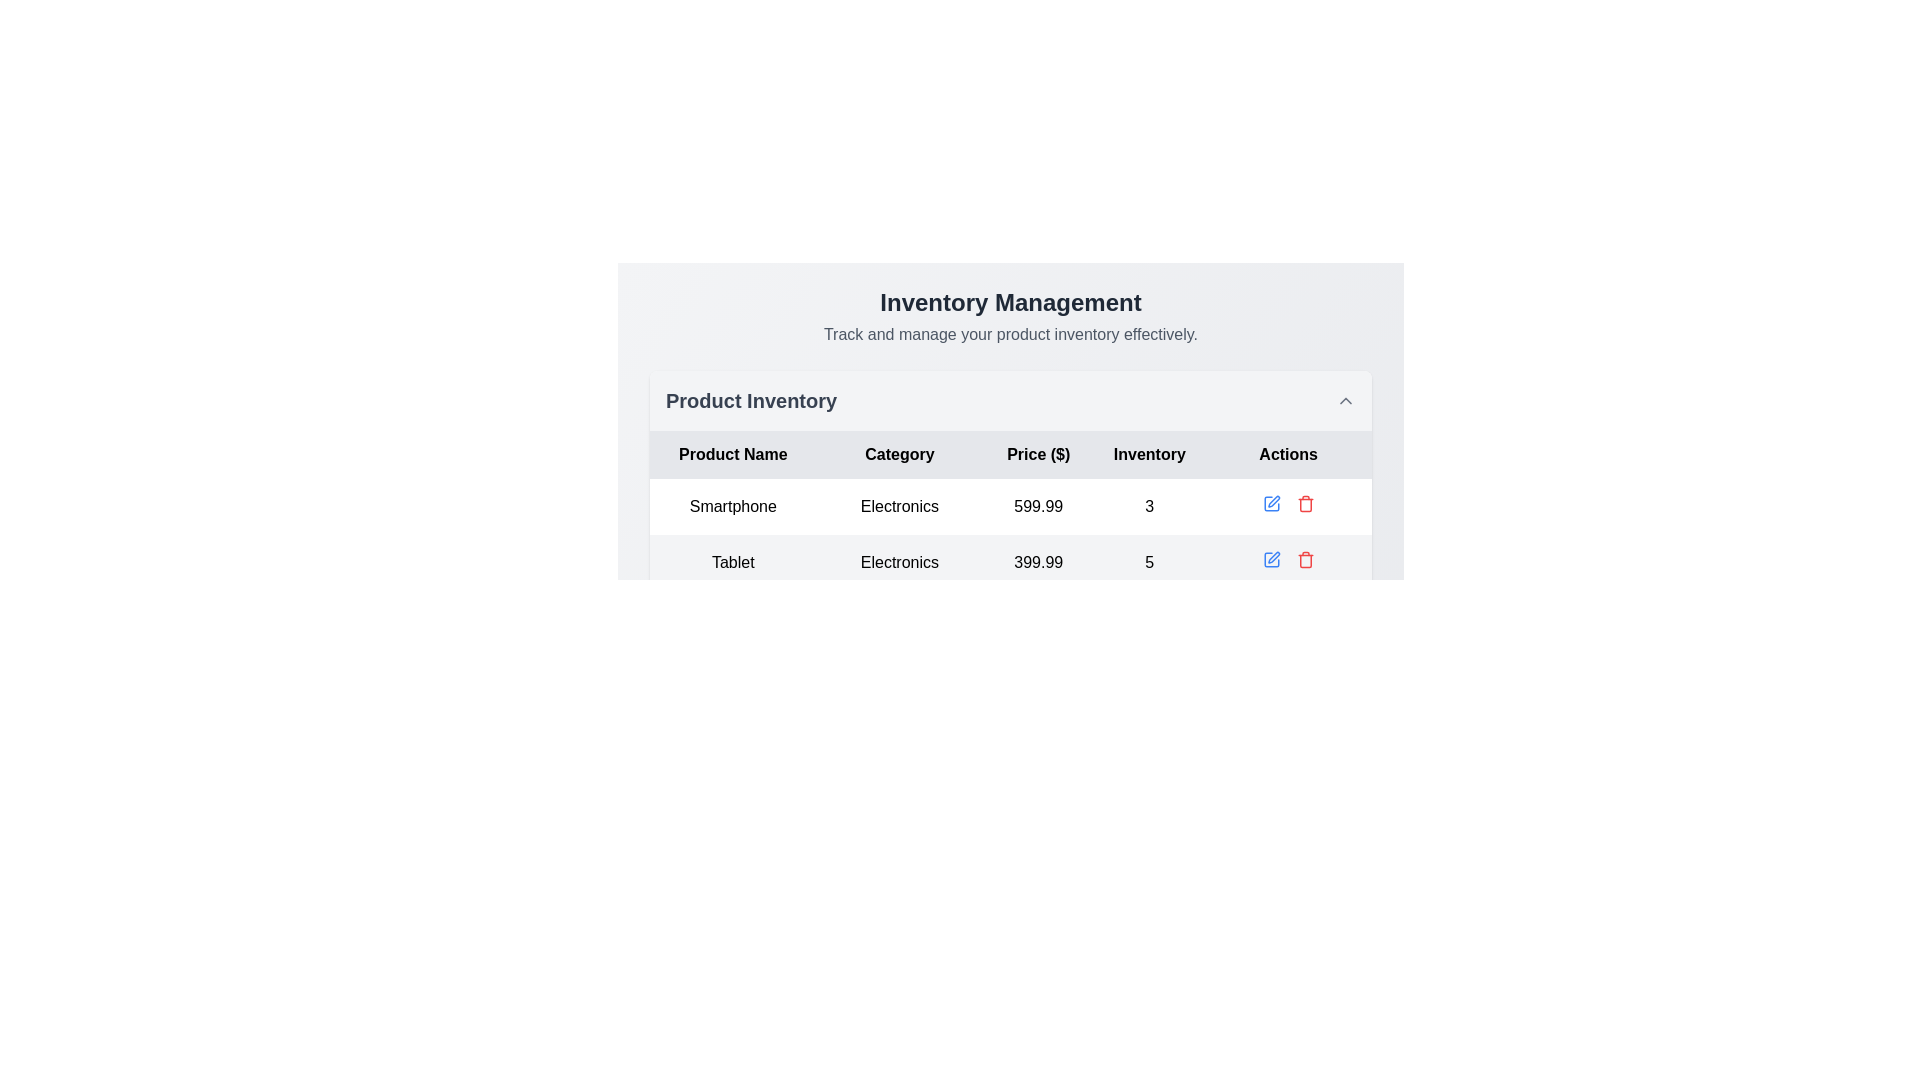 The image size is (1920, 1080). I want to click on the text label 'Product Inventory', which is prominently displayed in bold, larger dark gray font in the header section of the table interface, so click(750, 401).